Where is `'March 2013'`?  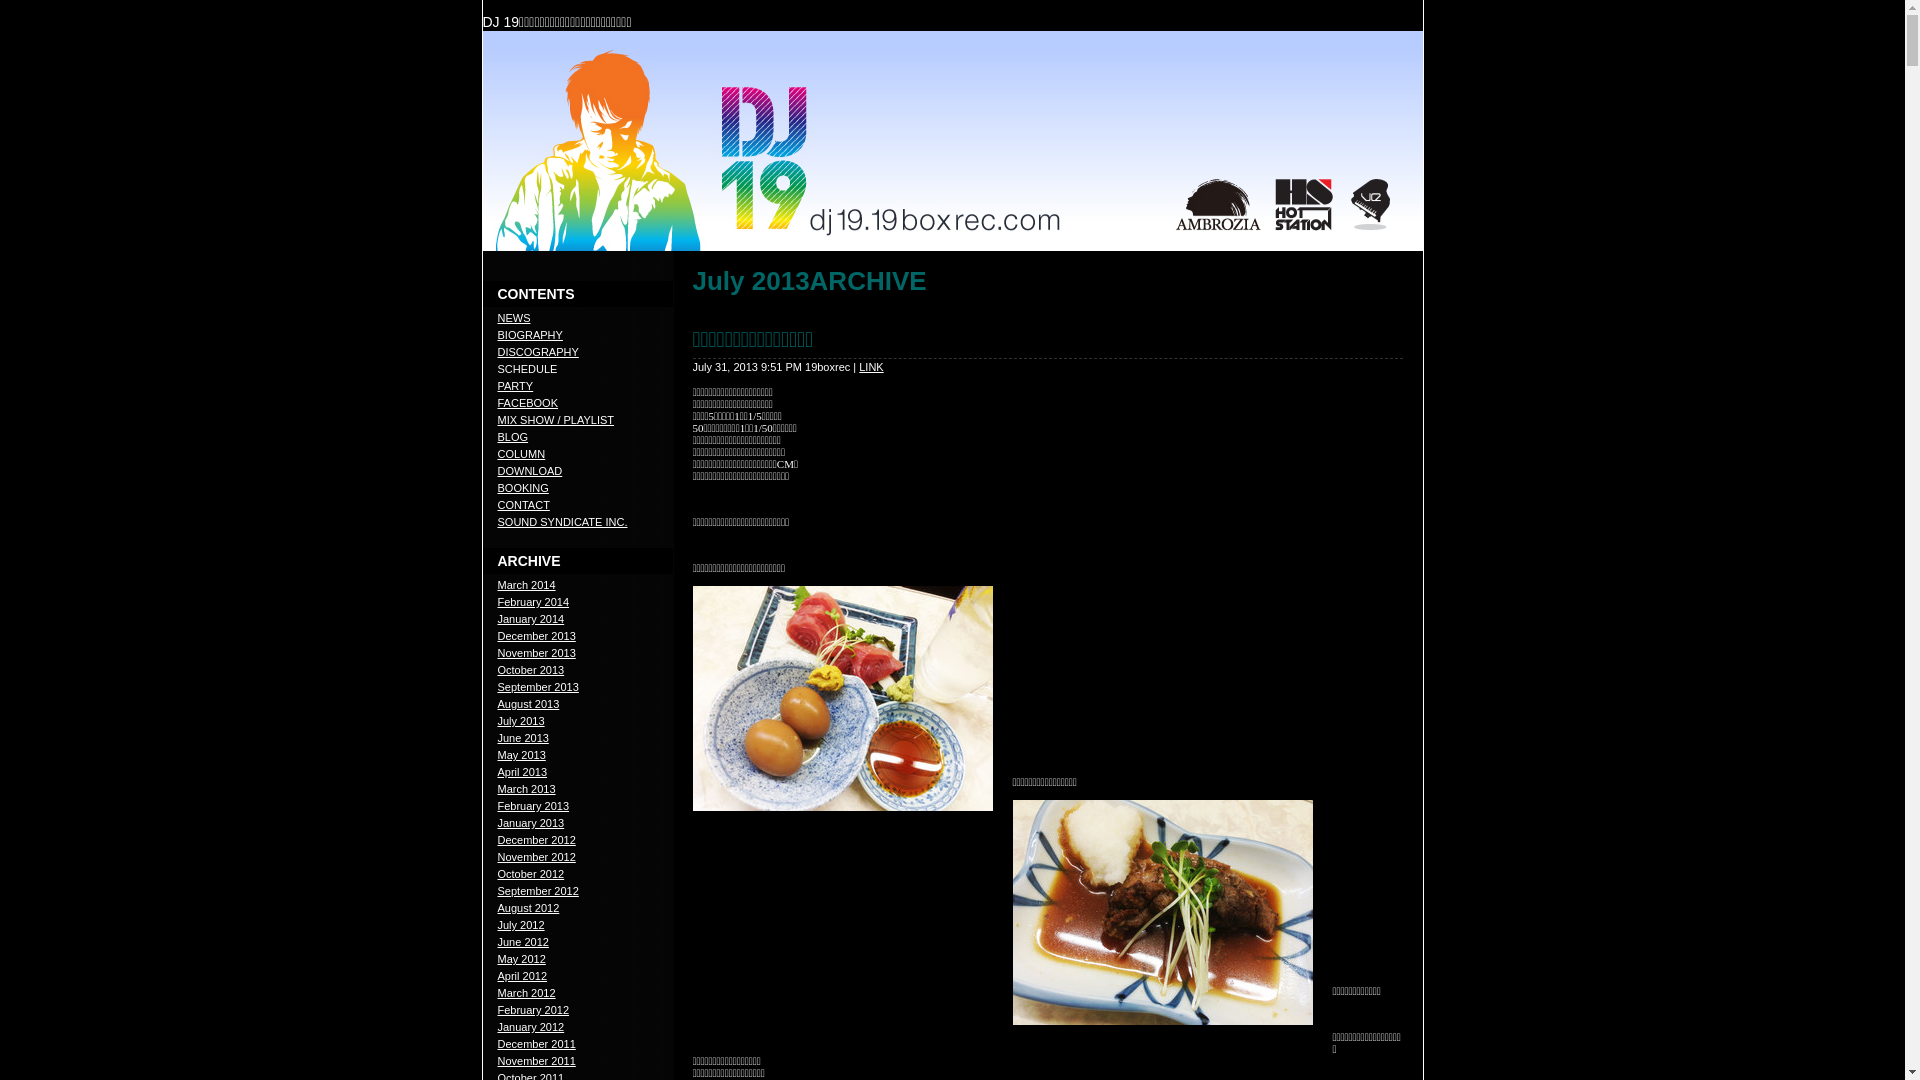 'March 2013' is located at coordinates (527, 788).